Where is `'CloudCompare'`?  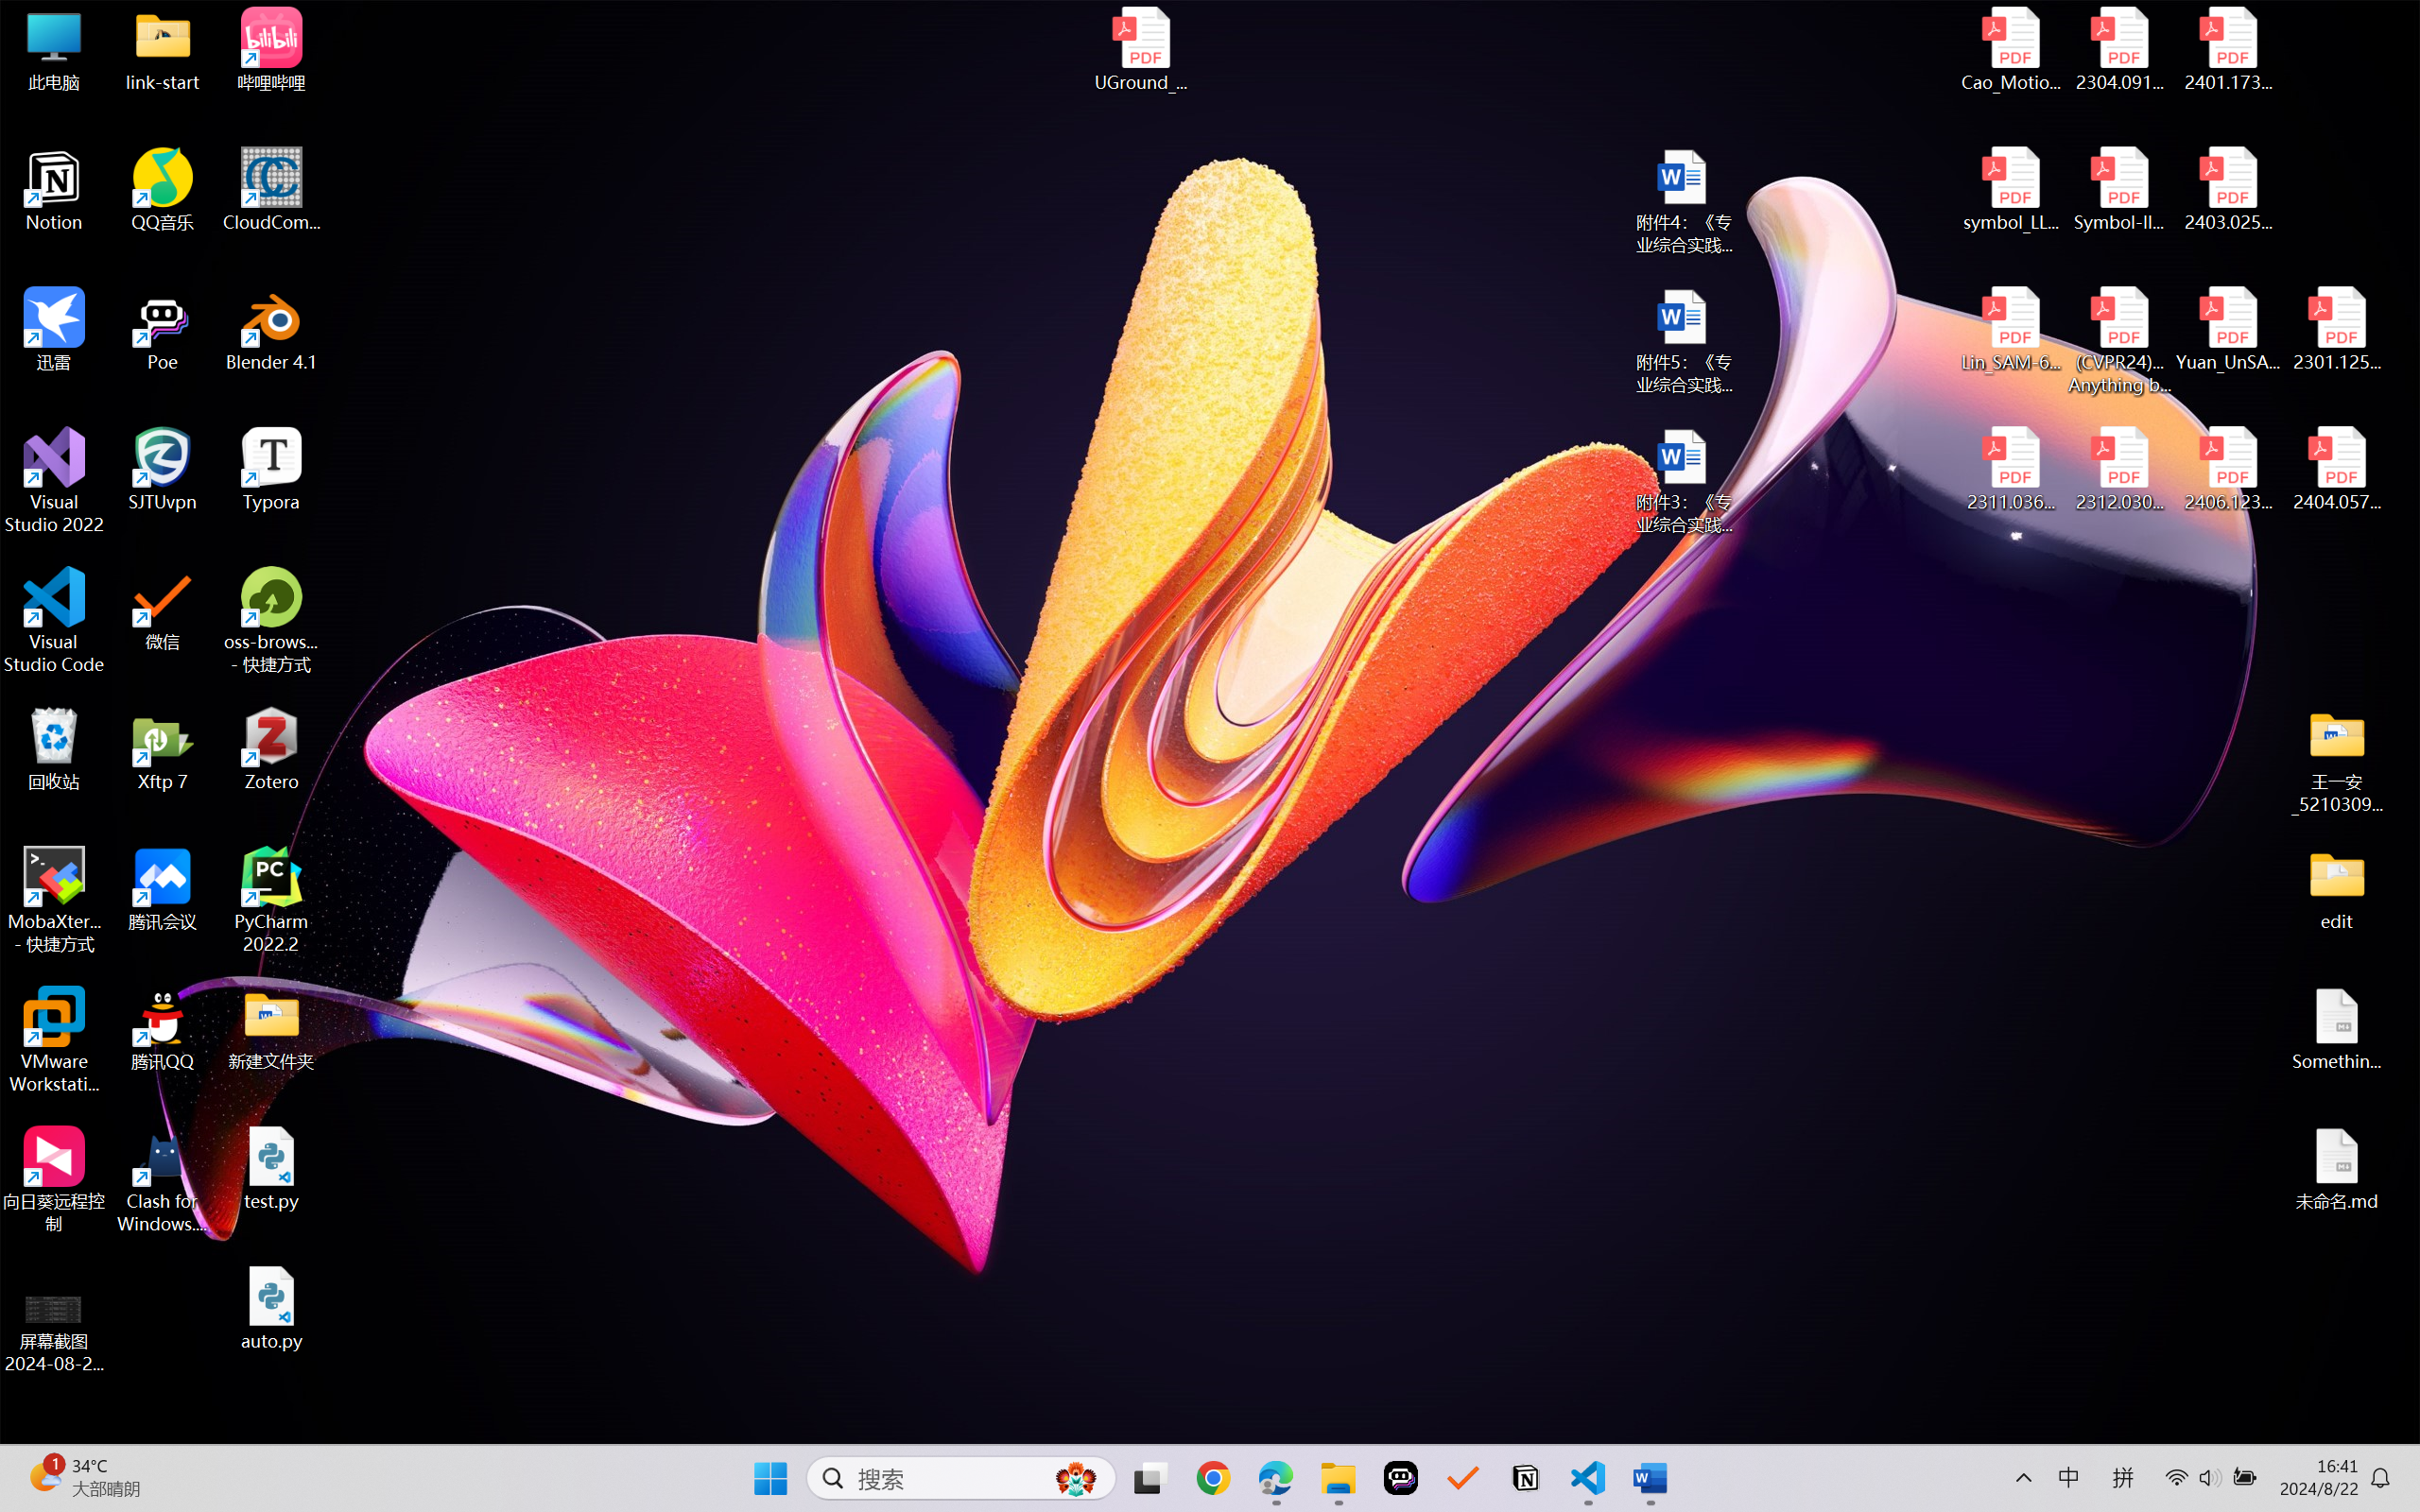 'CloudCompare' is located at coordinates (271, 190).